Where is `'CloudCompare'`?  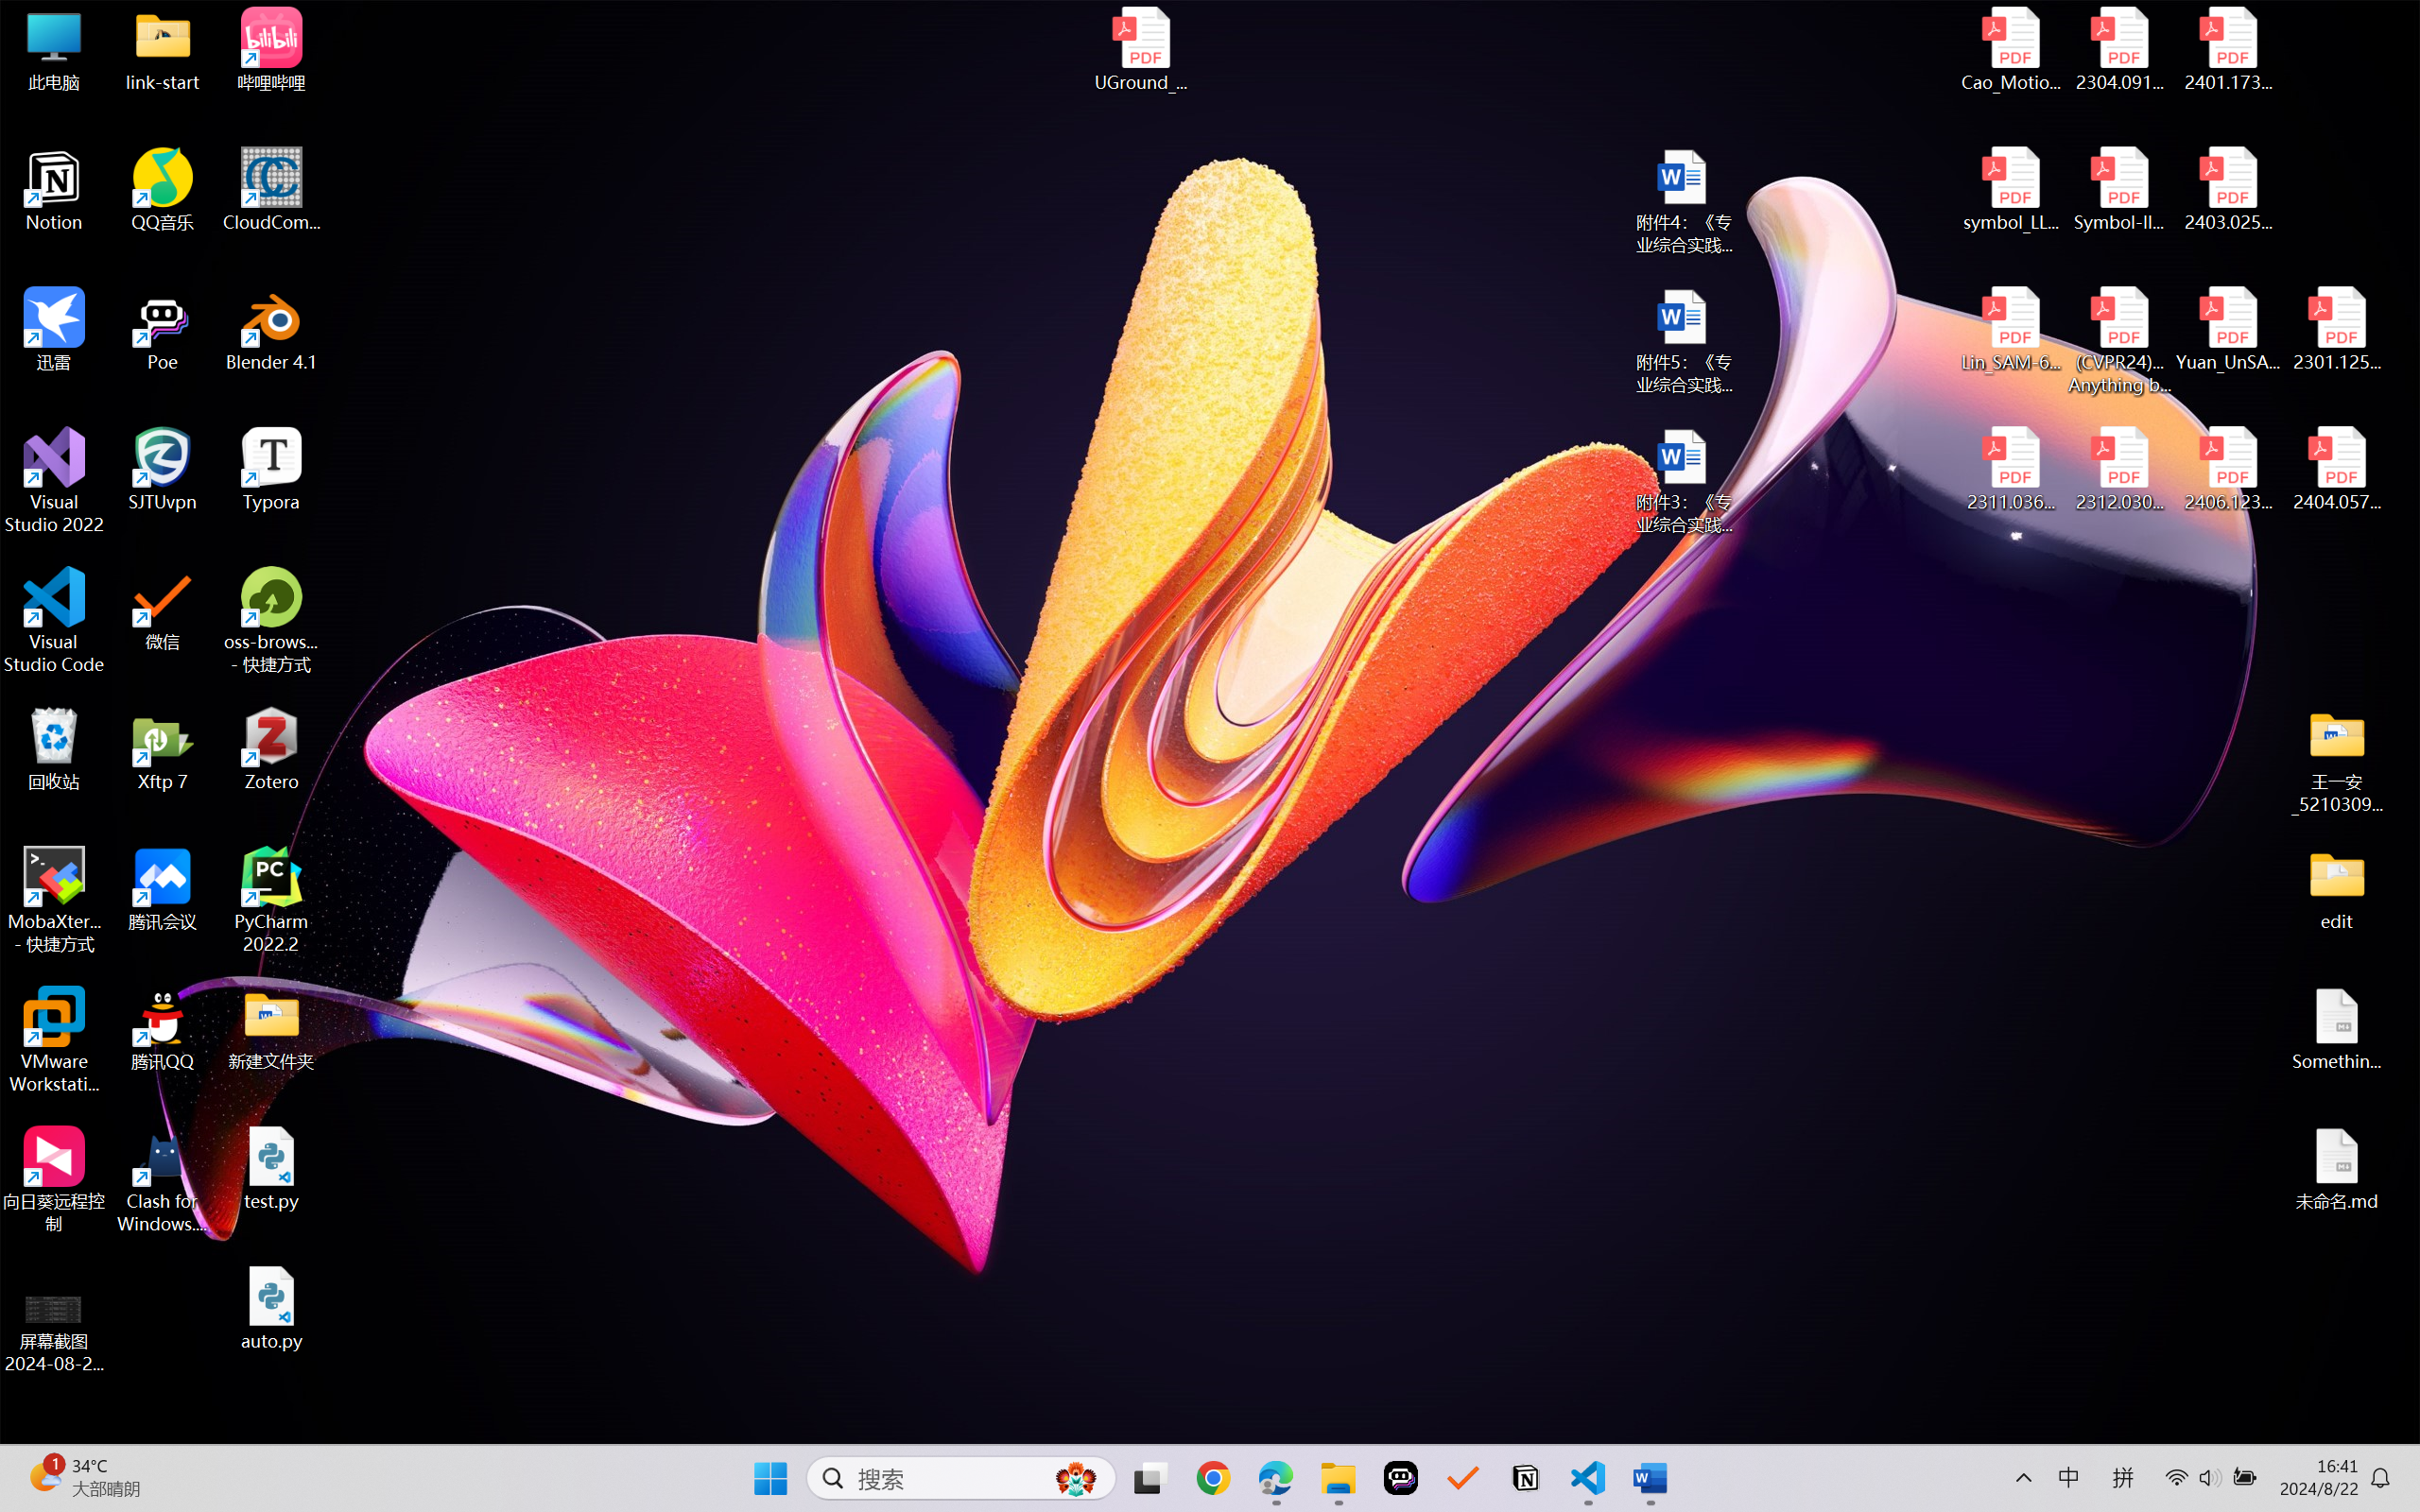 'CloudCompare' is located at coordinates (271, 190).